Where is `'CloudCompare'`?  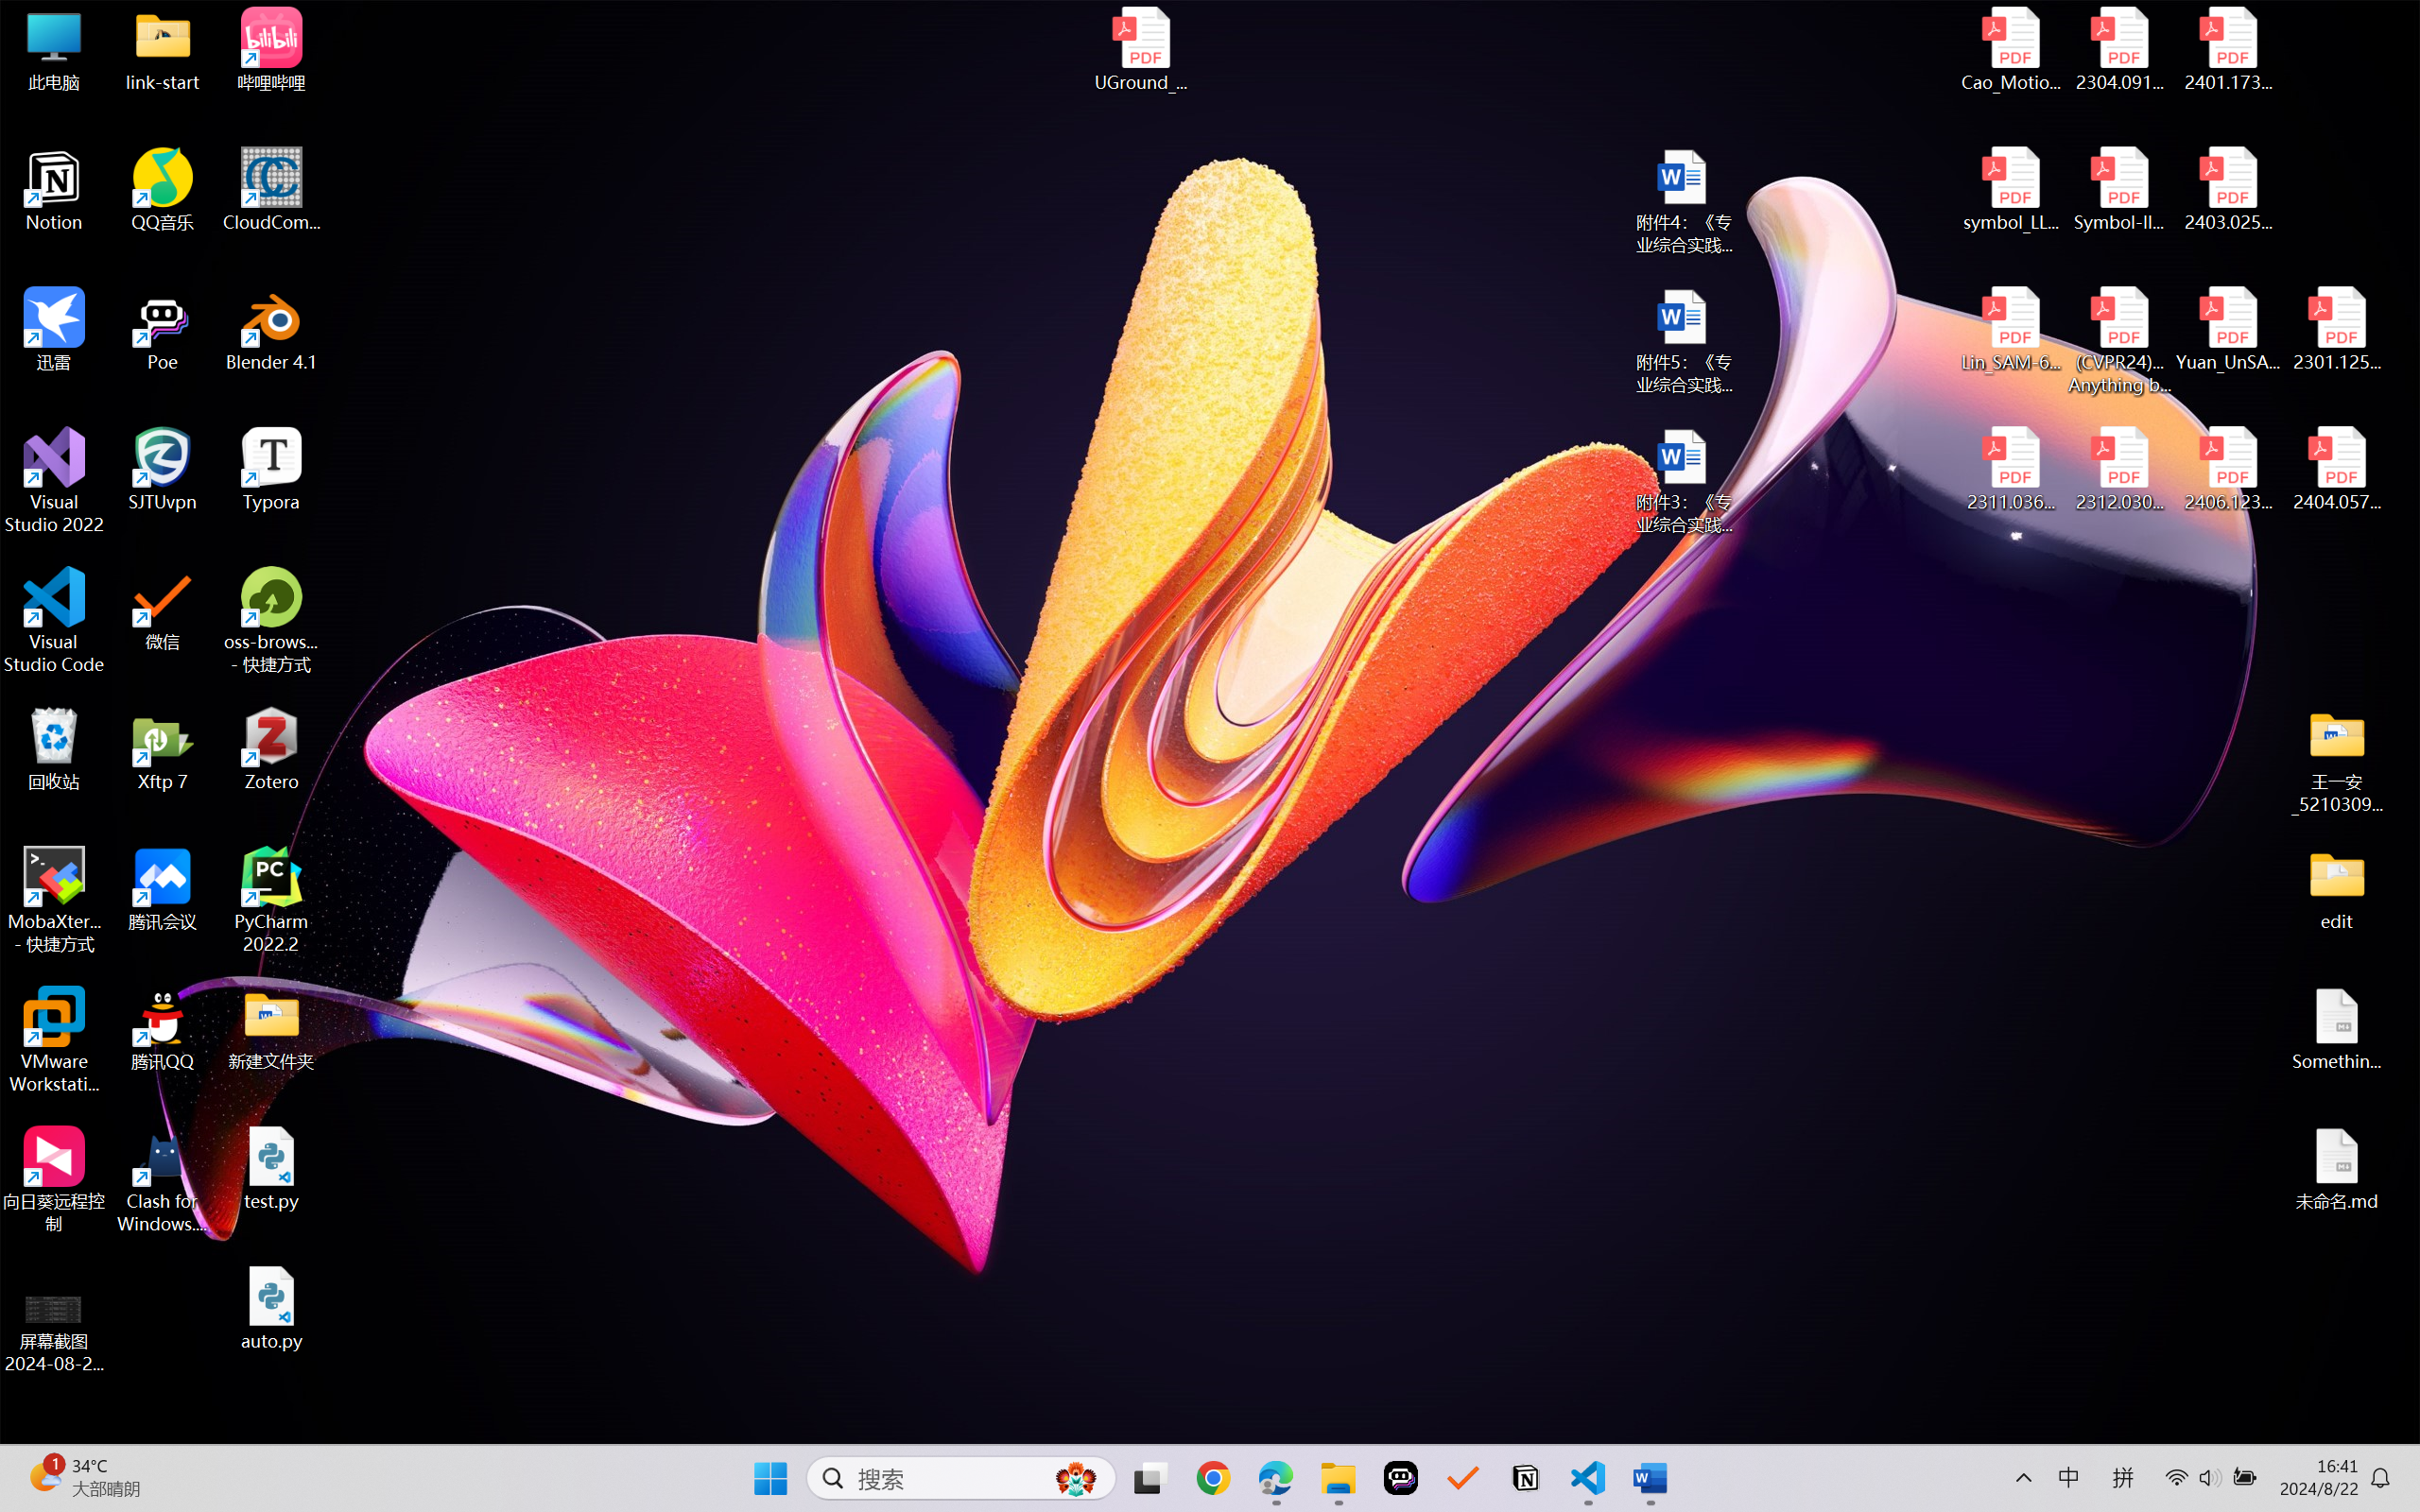 'CloudCompare' is located at coordinates (271, 190).